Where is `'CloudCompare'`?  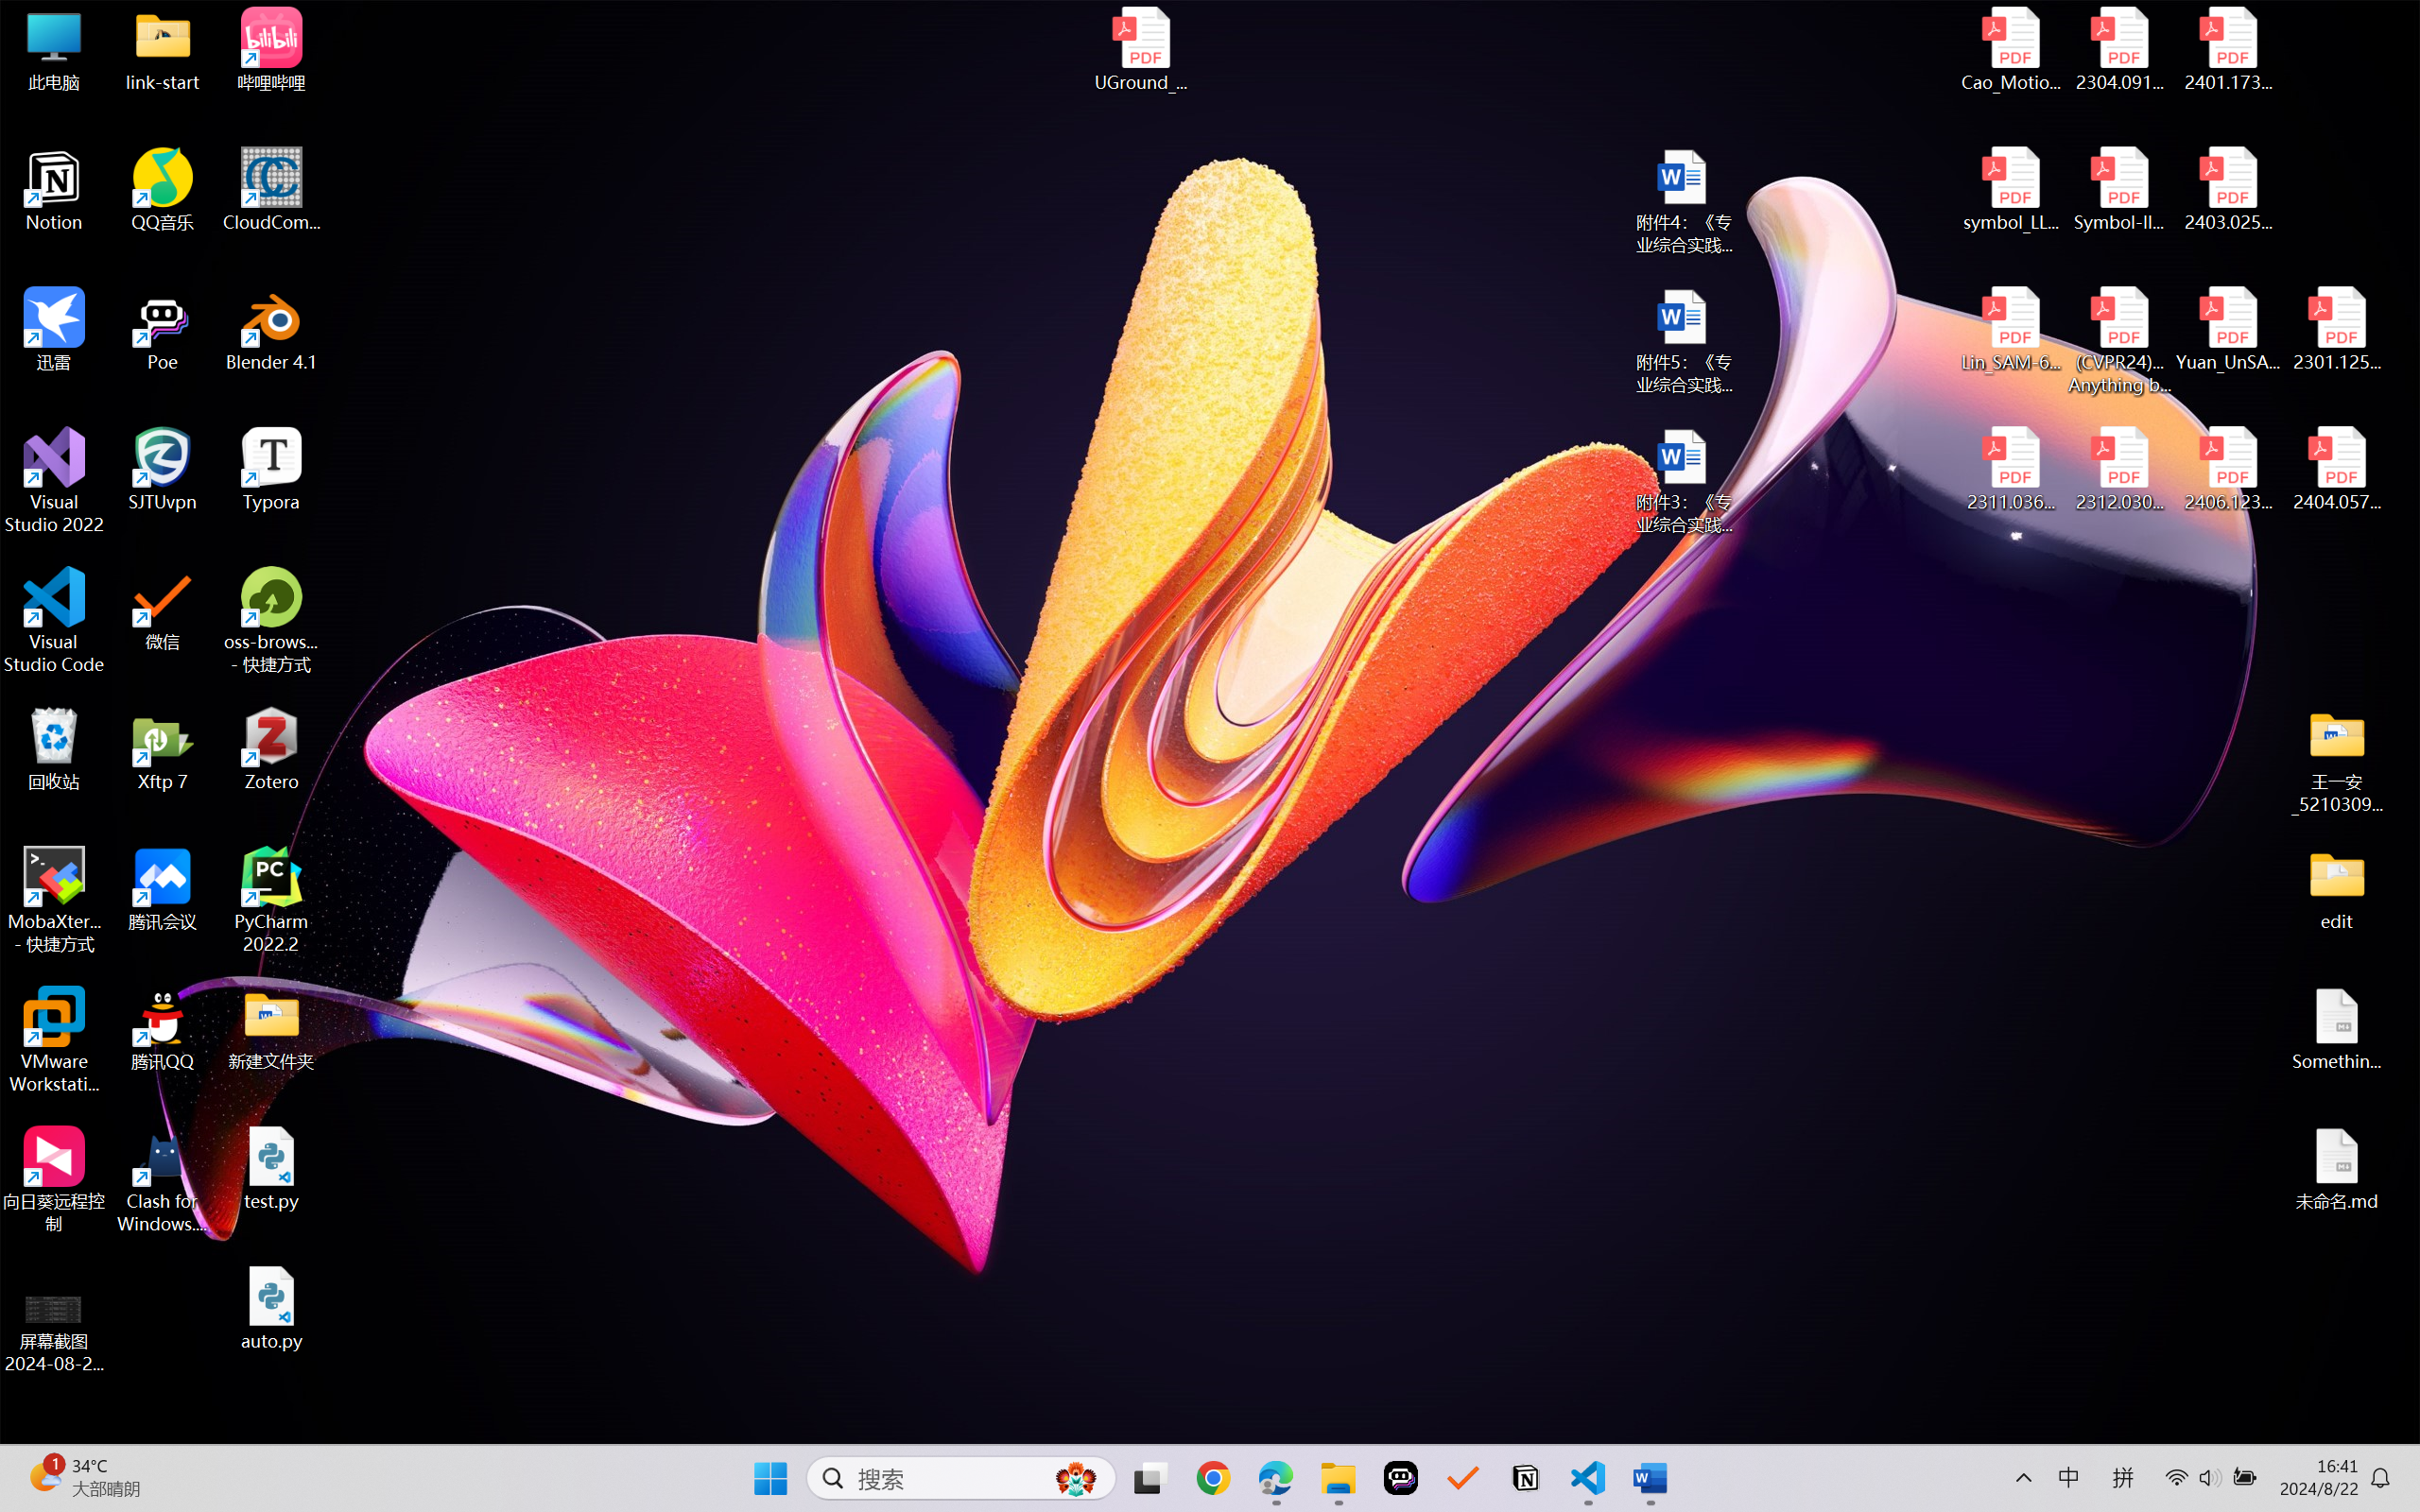 'CloudCompare' is located at coordinates (271, 190).